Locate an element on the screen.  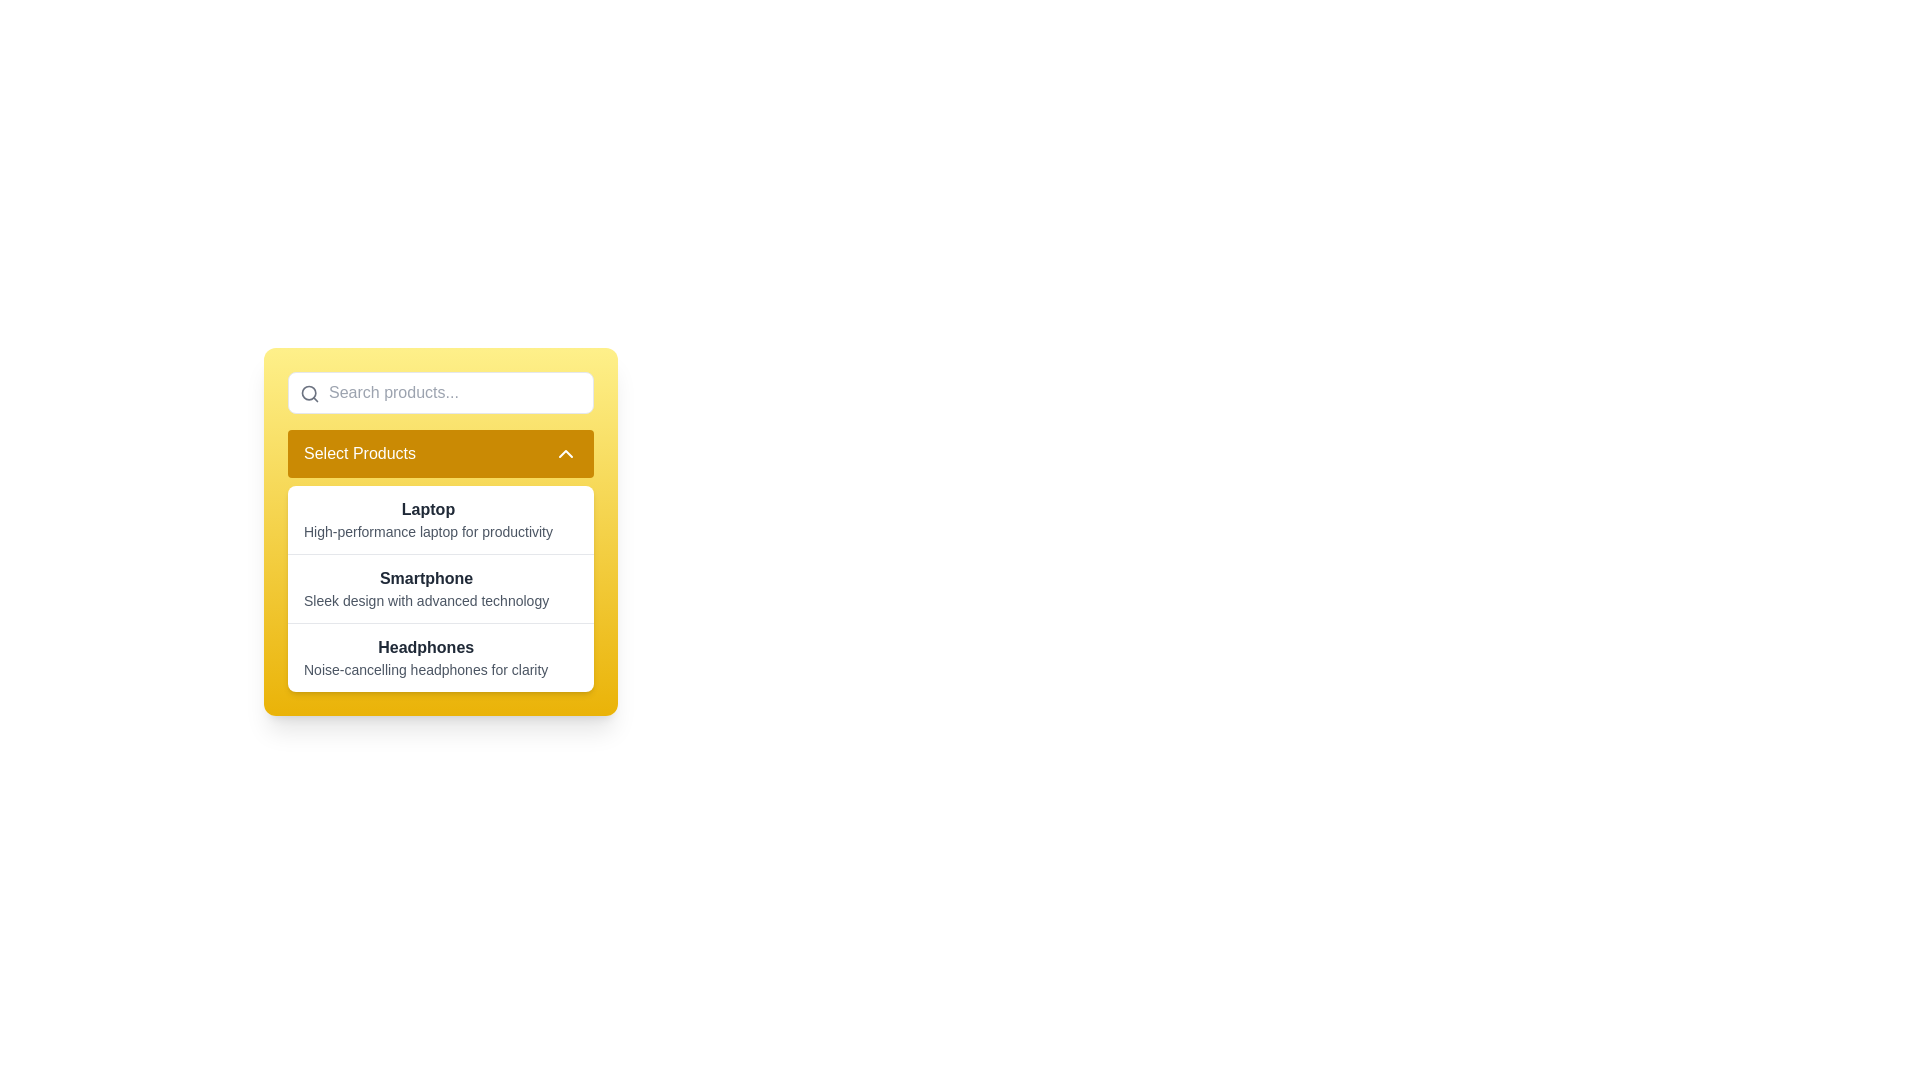
the SVG circle located at the center of the search icon in the search bar at the top left corner of the input field is located at coordinates (308, 393).